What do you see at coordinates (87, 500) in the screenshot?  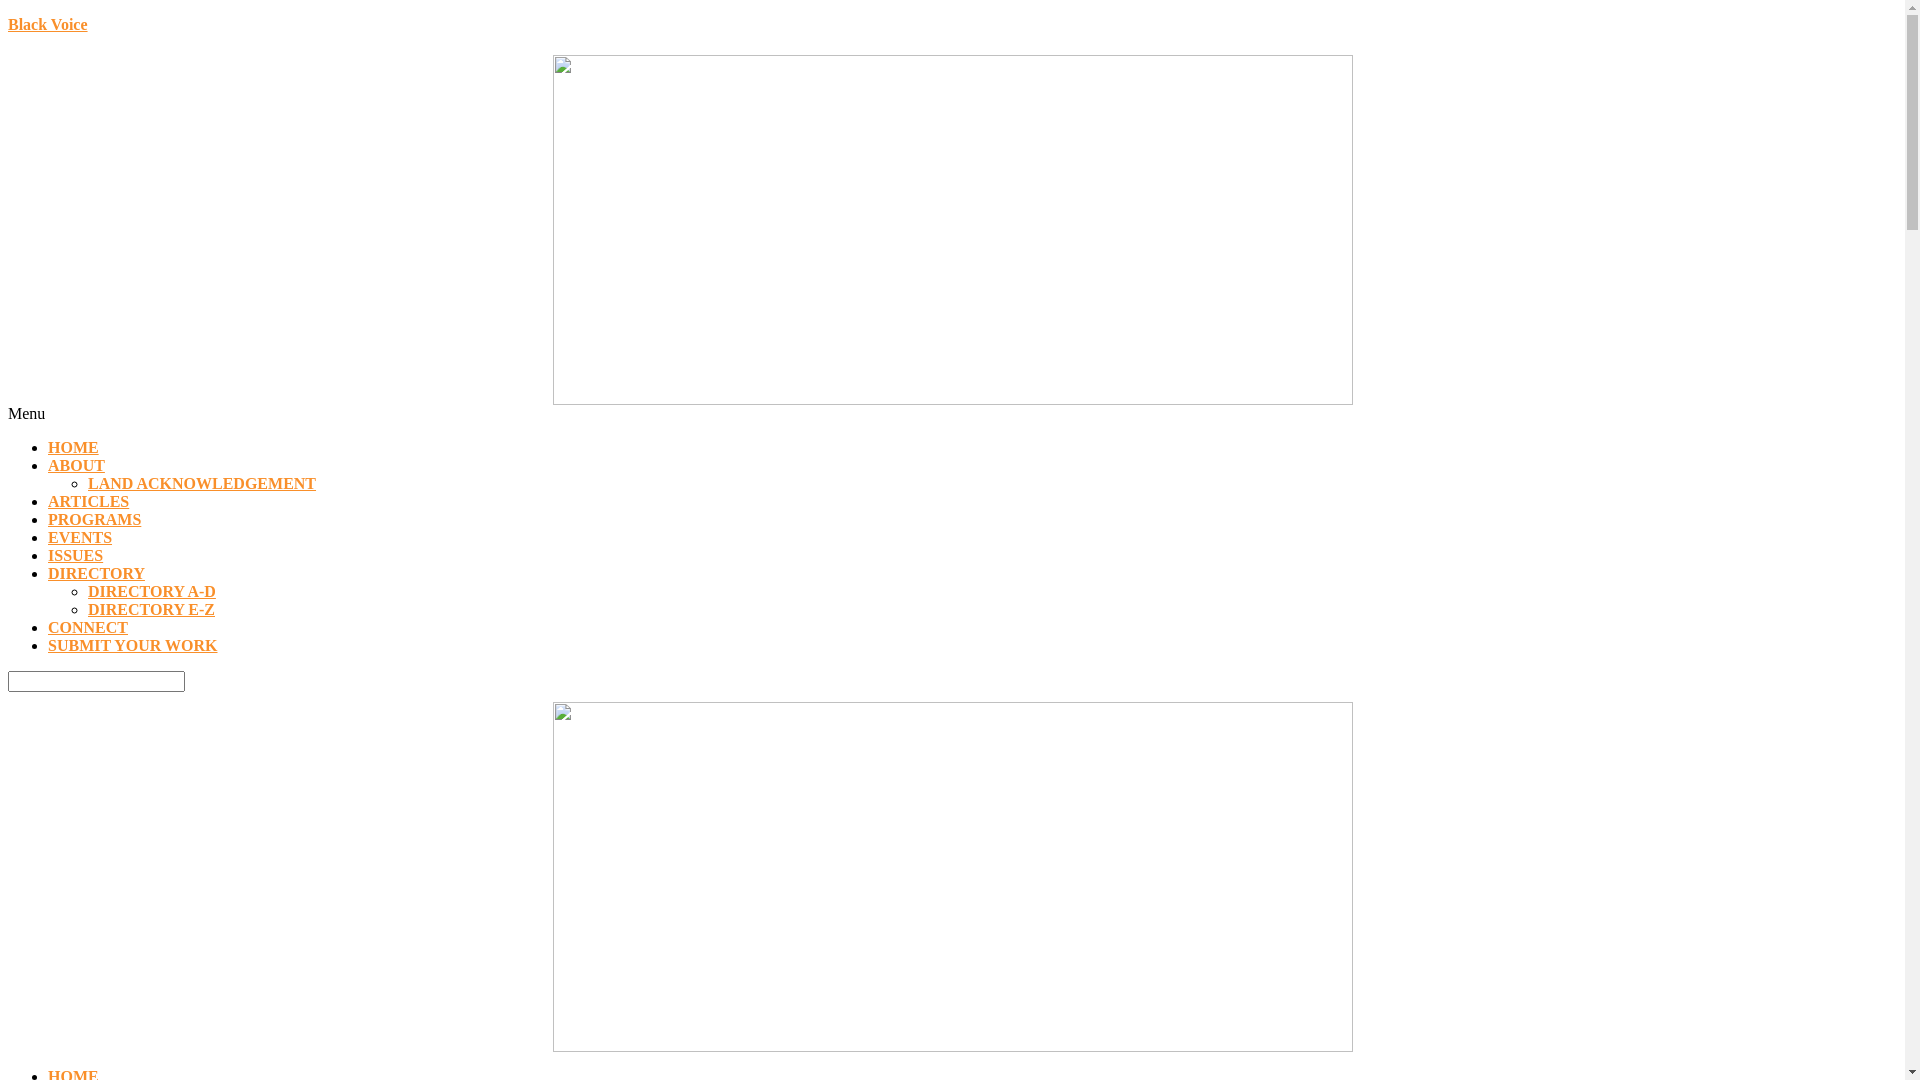 I see `'ARTICLES'` at bounding box center [87, 500].